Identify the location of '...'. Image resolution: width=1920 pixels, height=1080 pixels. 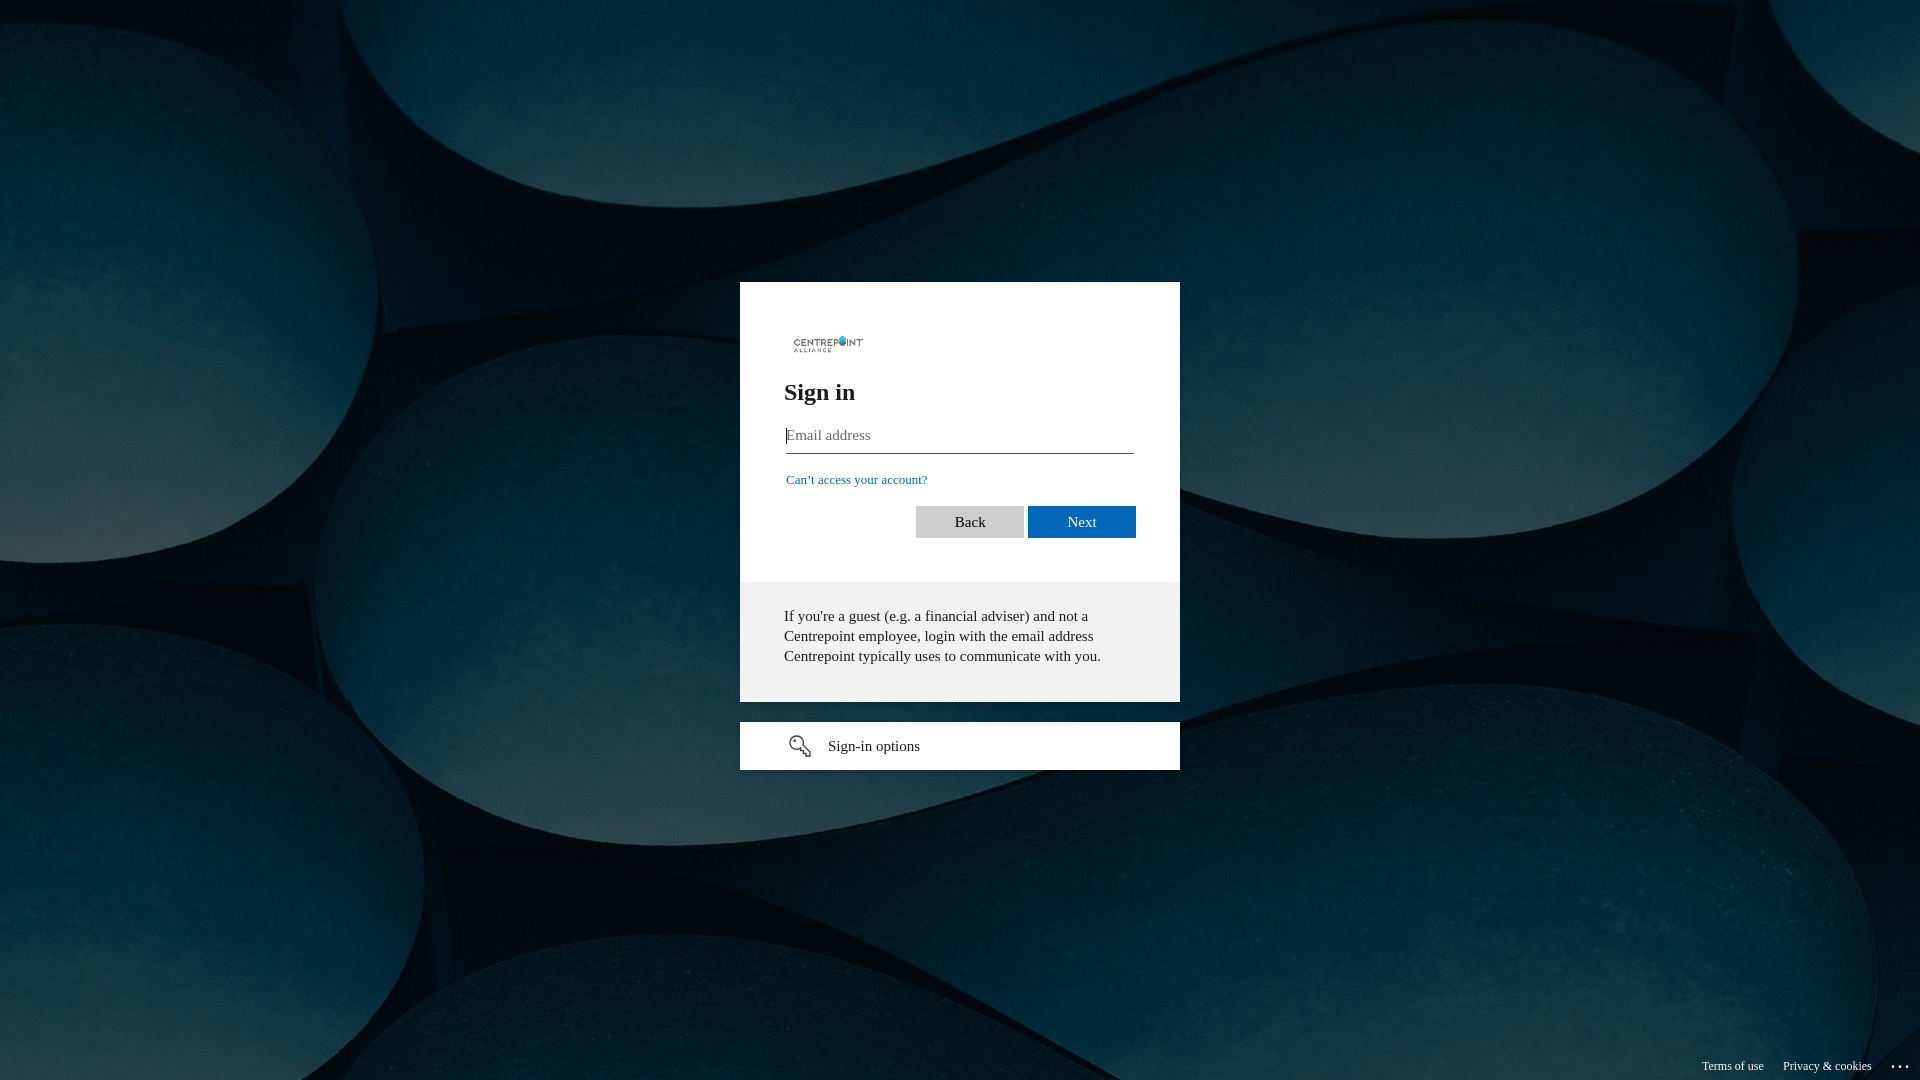
(1900, 1062).